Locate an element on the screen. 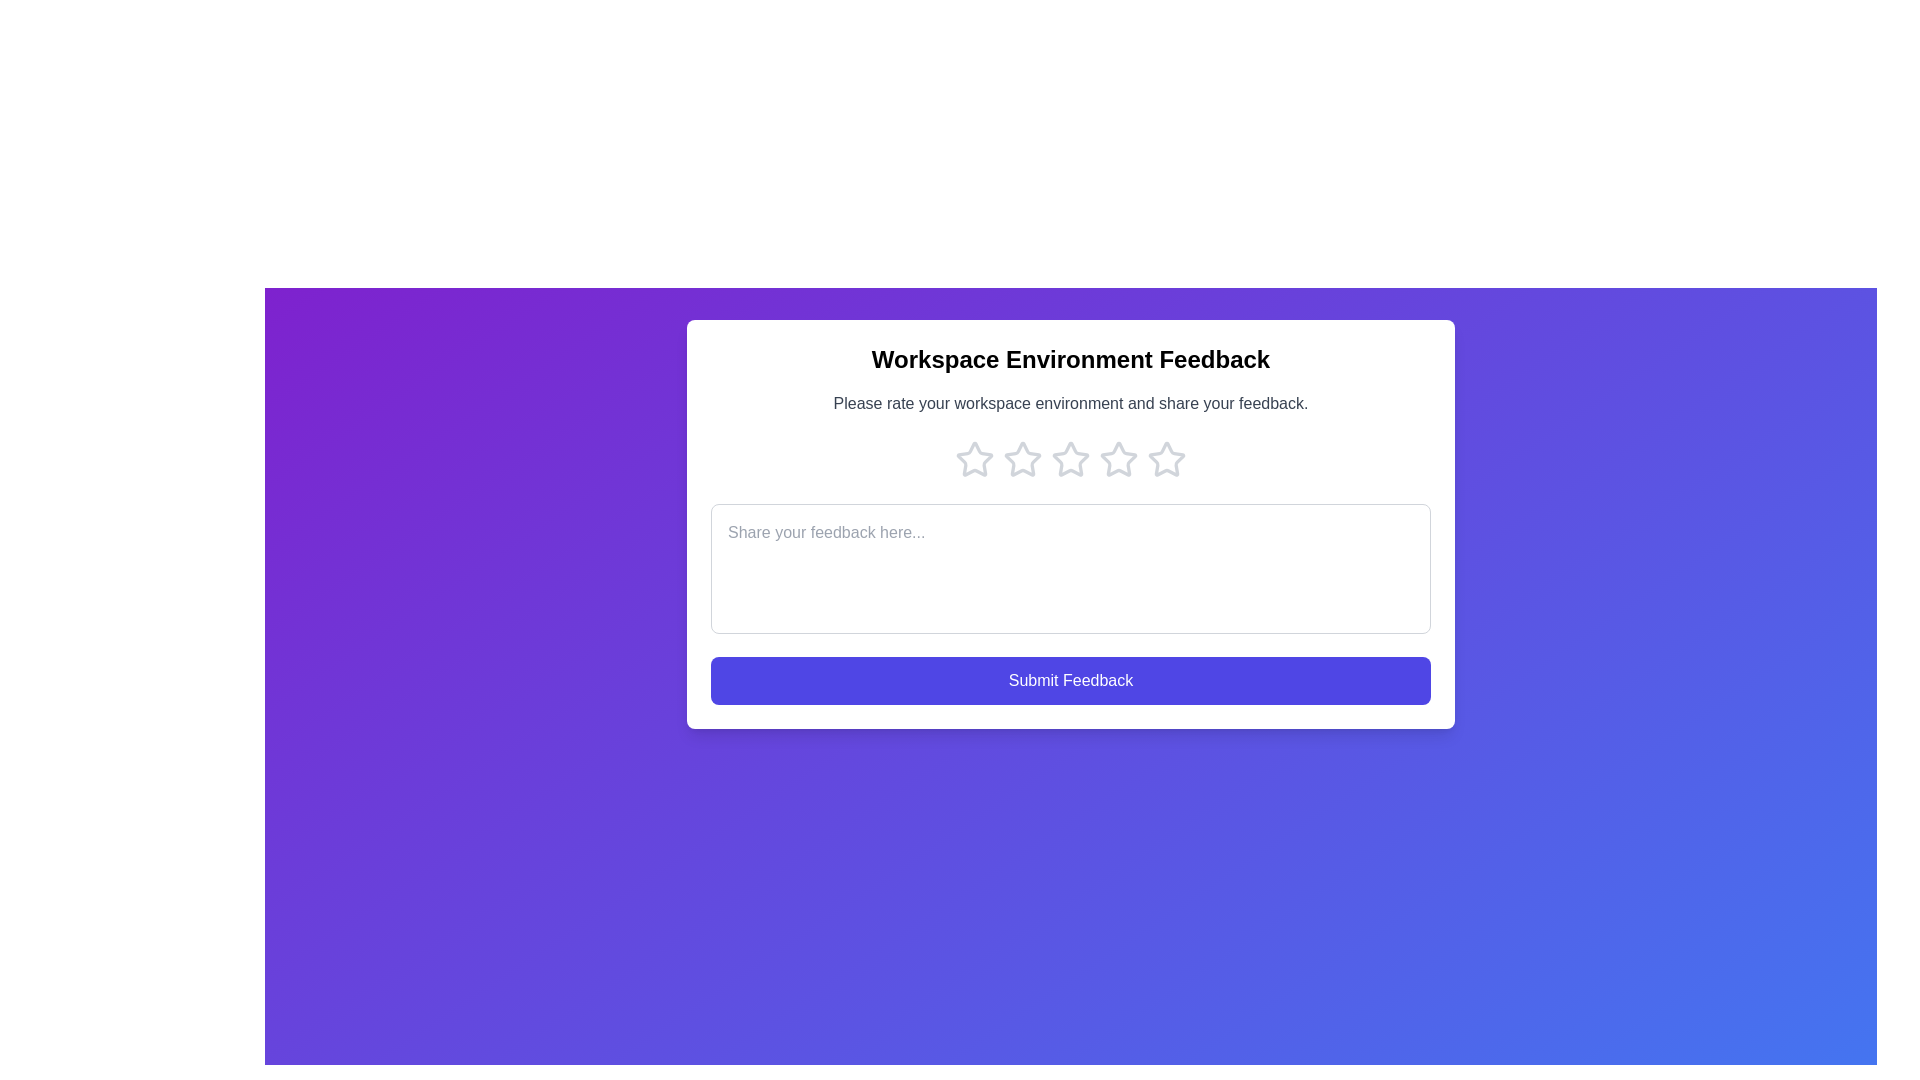 The width and height of the screenshot is (1920, 1080). the star corresponding to the rating 3 is located at coordinates (1069, 459).